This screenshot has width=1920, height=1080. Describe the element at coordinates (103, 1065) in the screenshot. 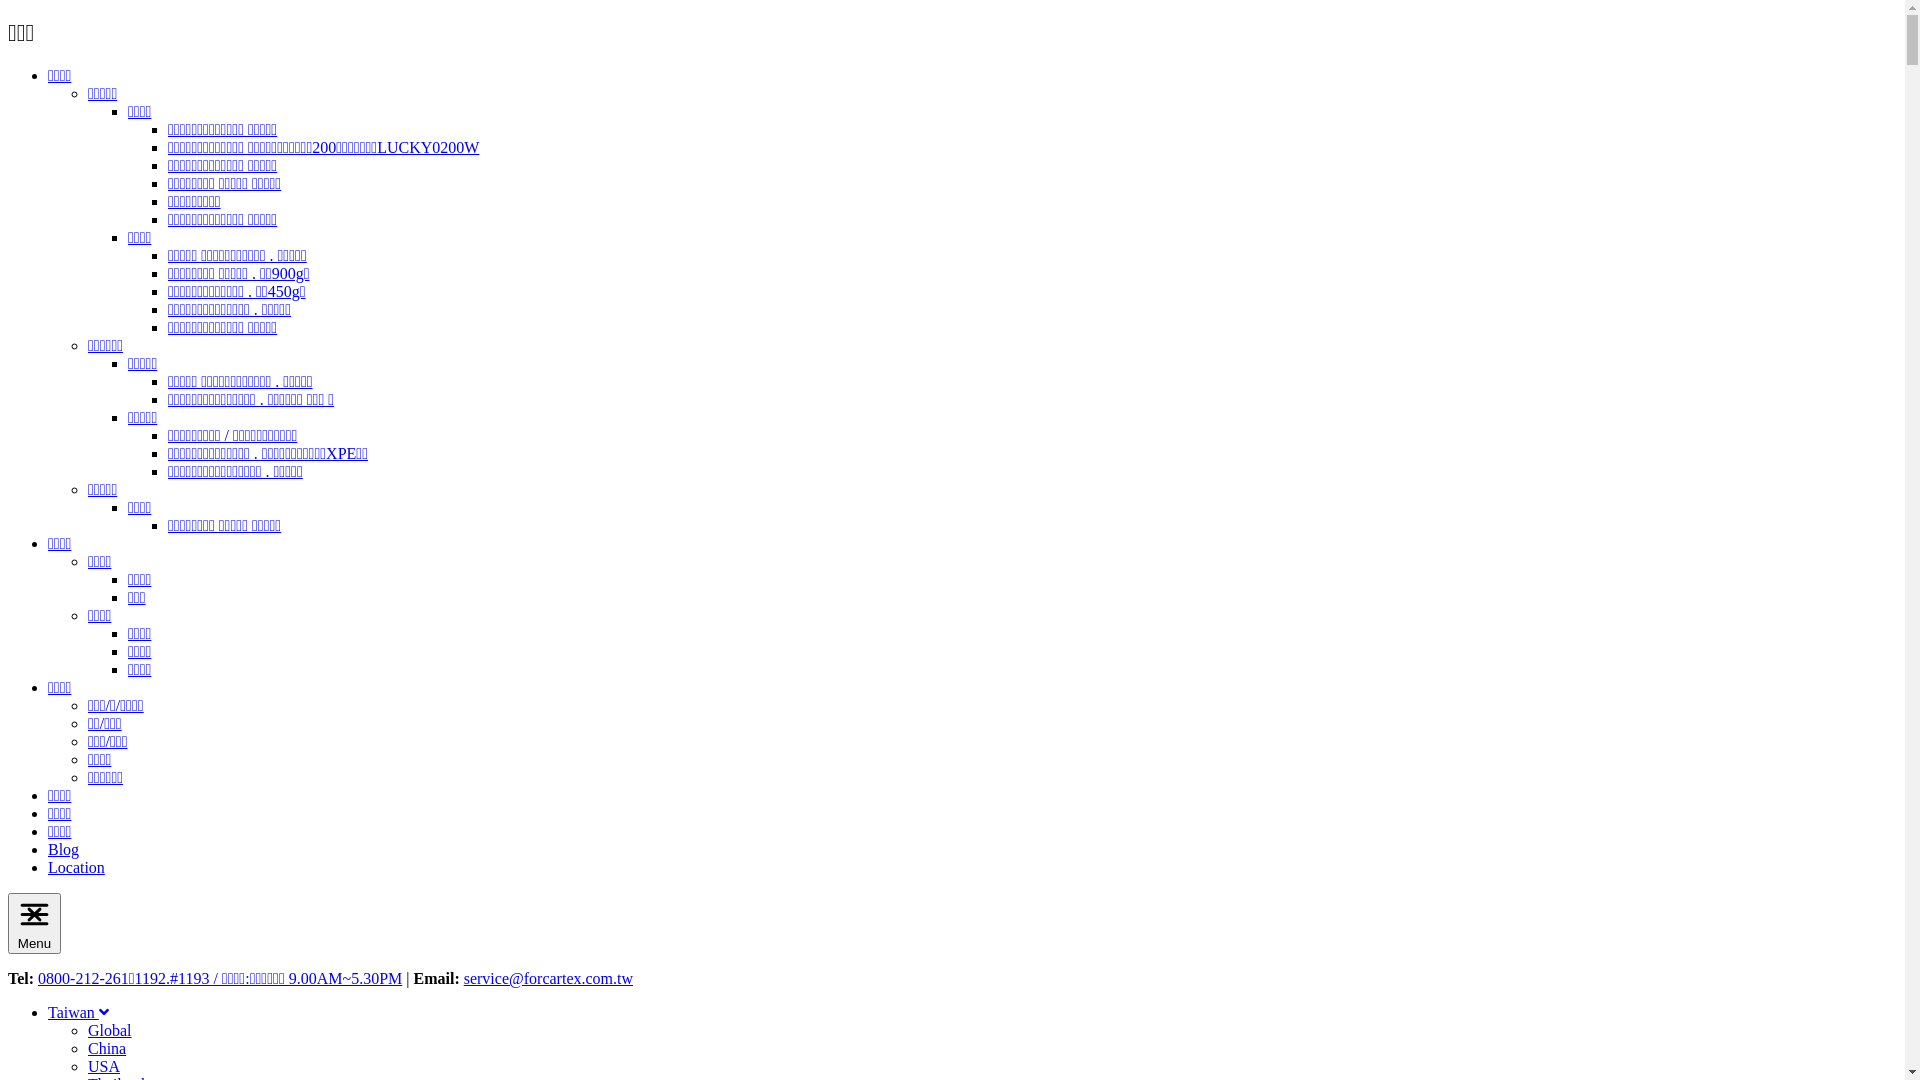

I see `'USA'` at that location.